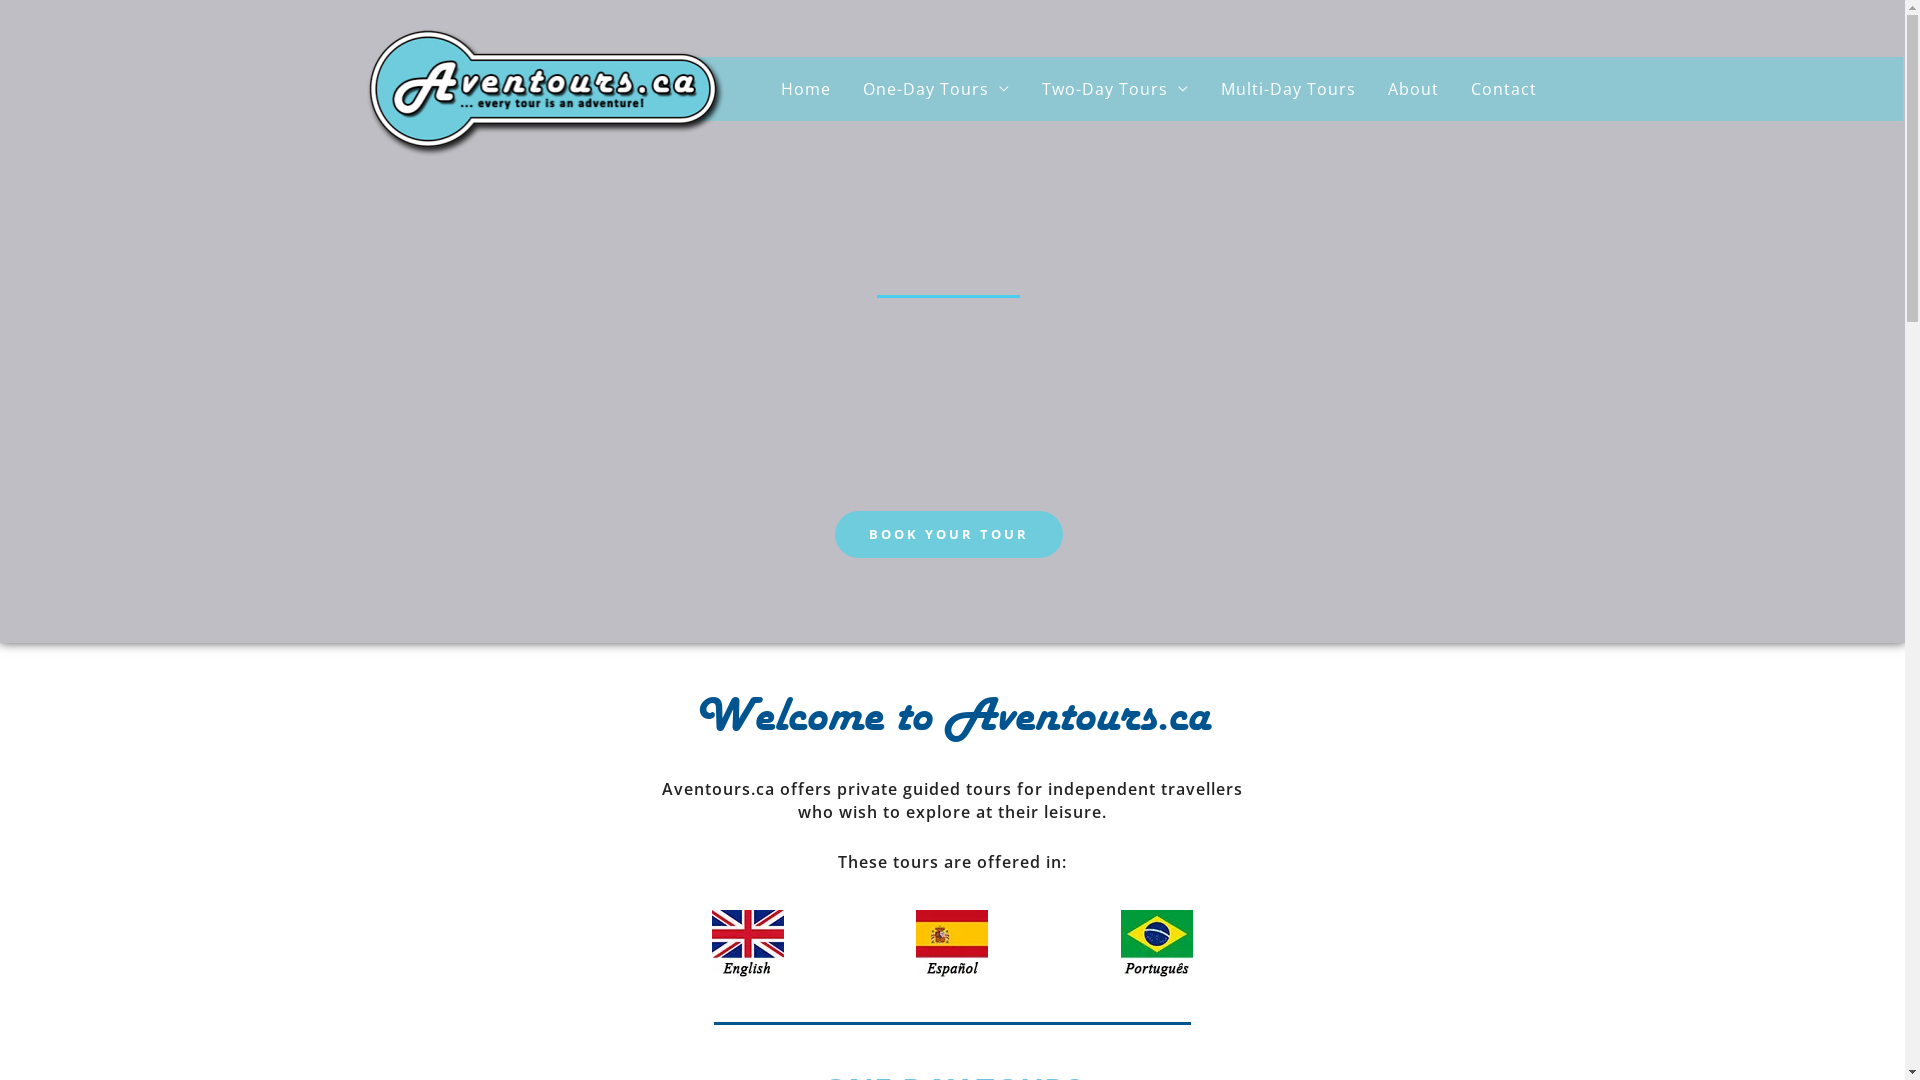 Image resolution: width=1920 pixels, height=1080 pixels. I want to click on 'Contact', so click(1454, 87).